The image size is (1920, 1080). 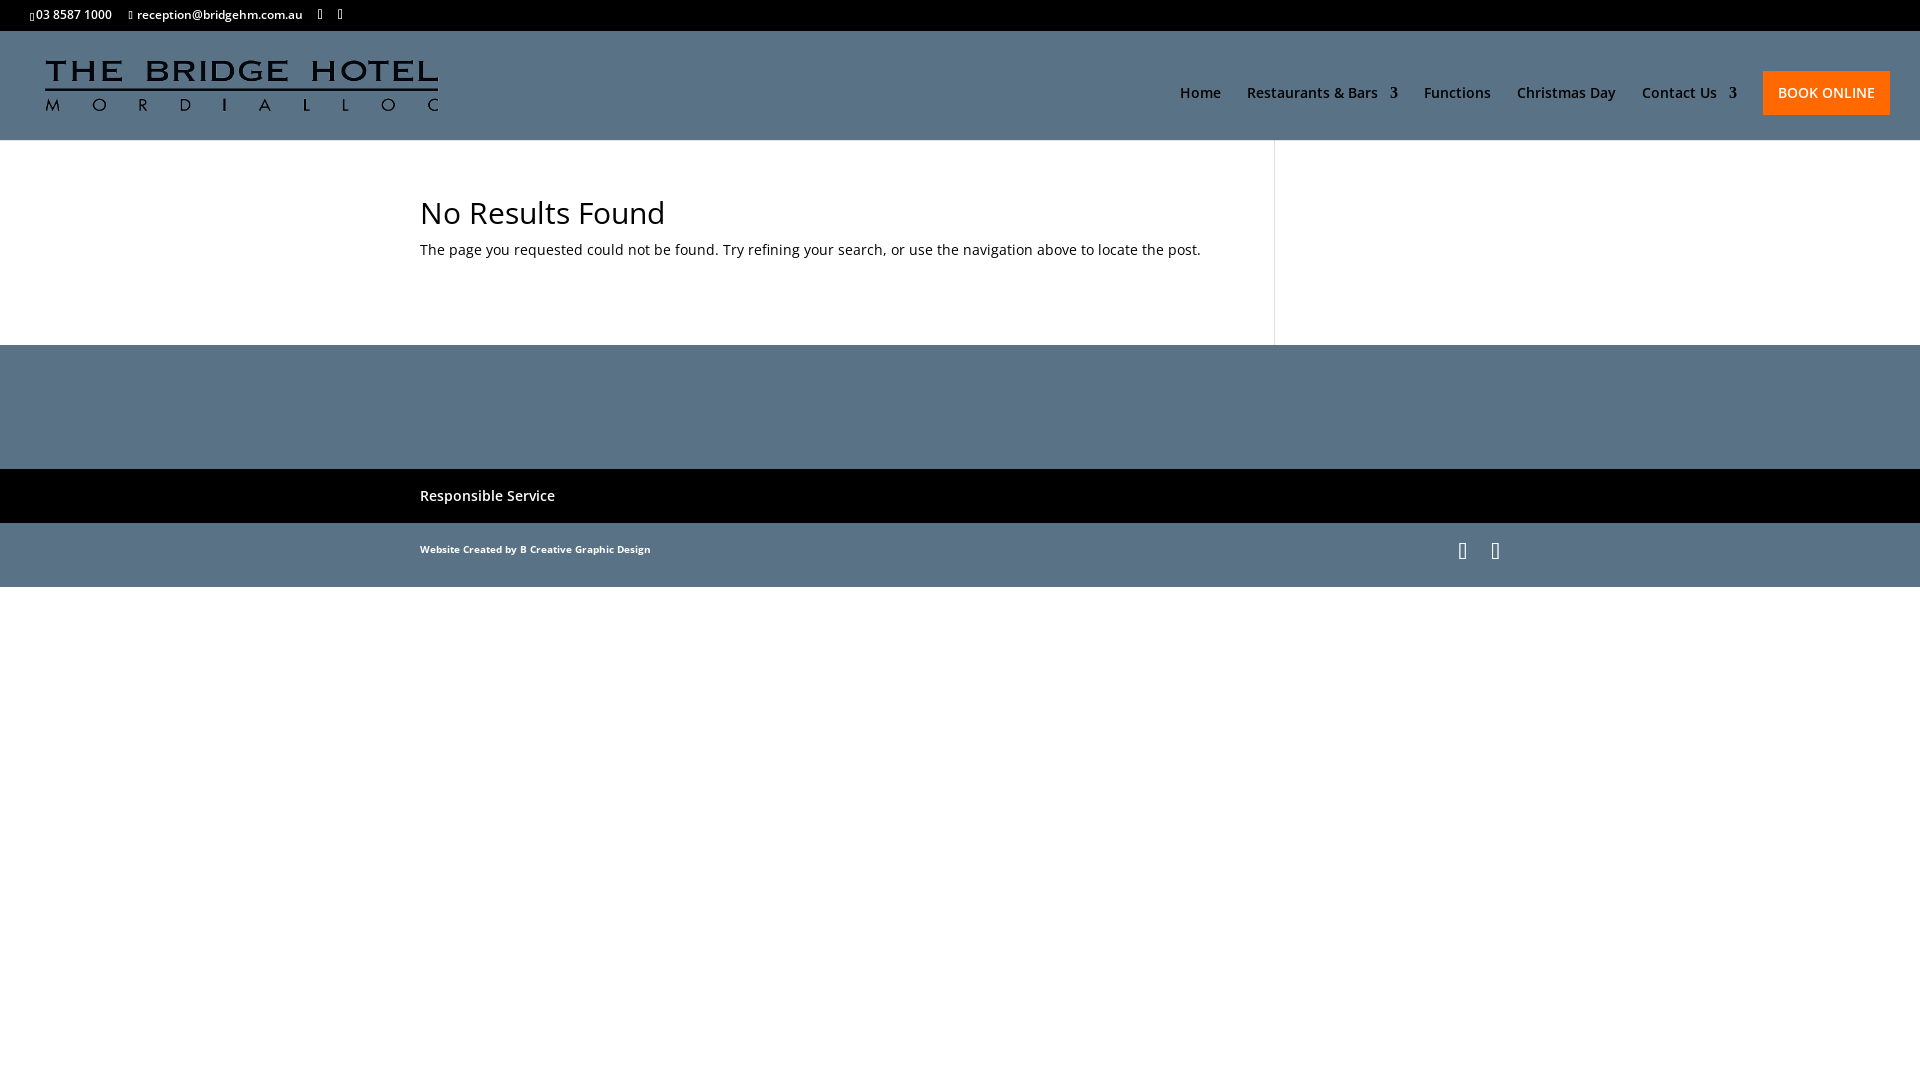 What do you see at coordinates (1688, 112) in the screenshot?
I see `'Contact Us'` at bounding box center [1688, 112].